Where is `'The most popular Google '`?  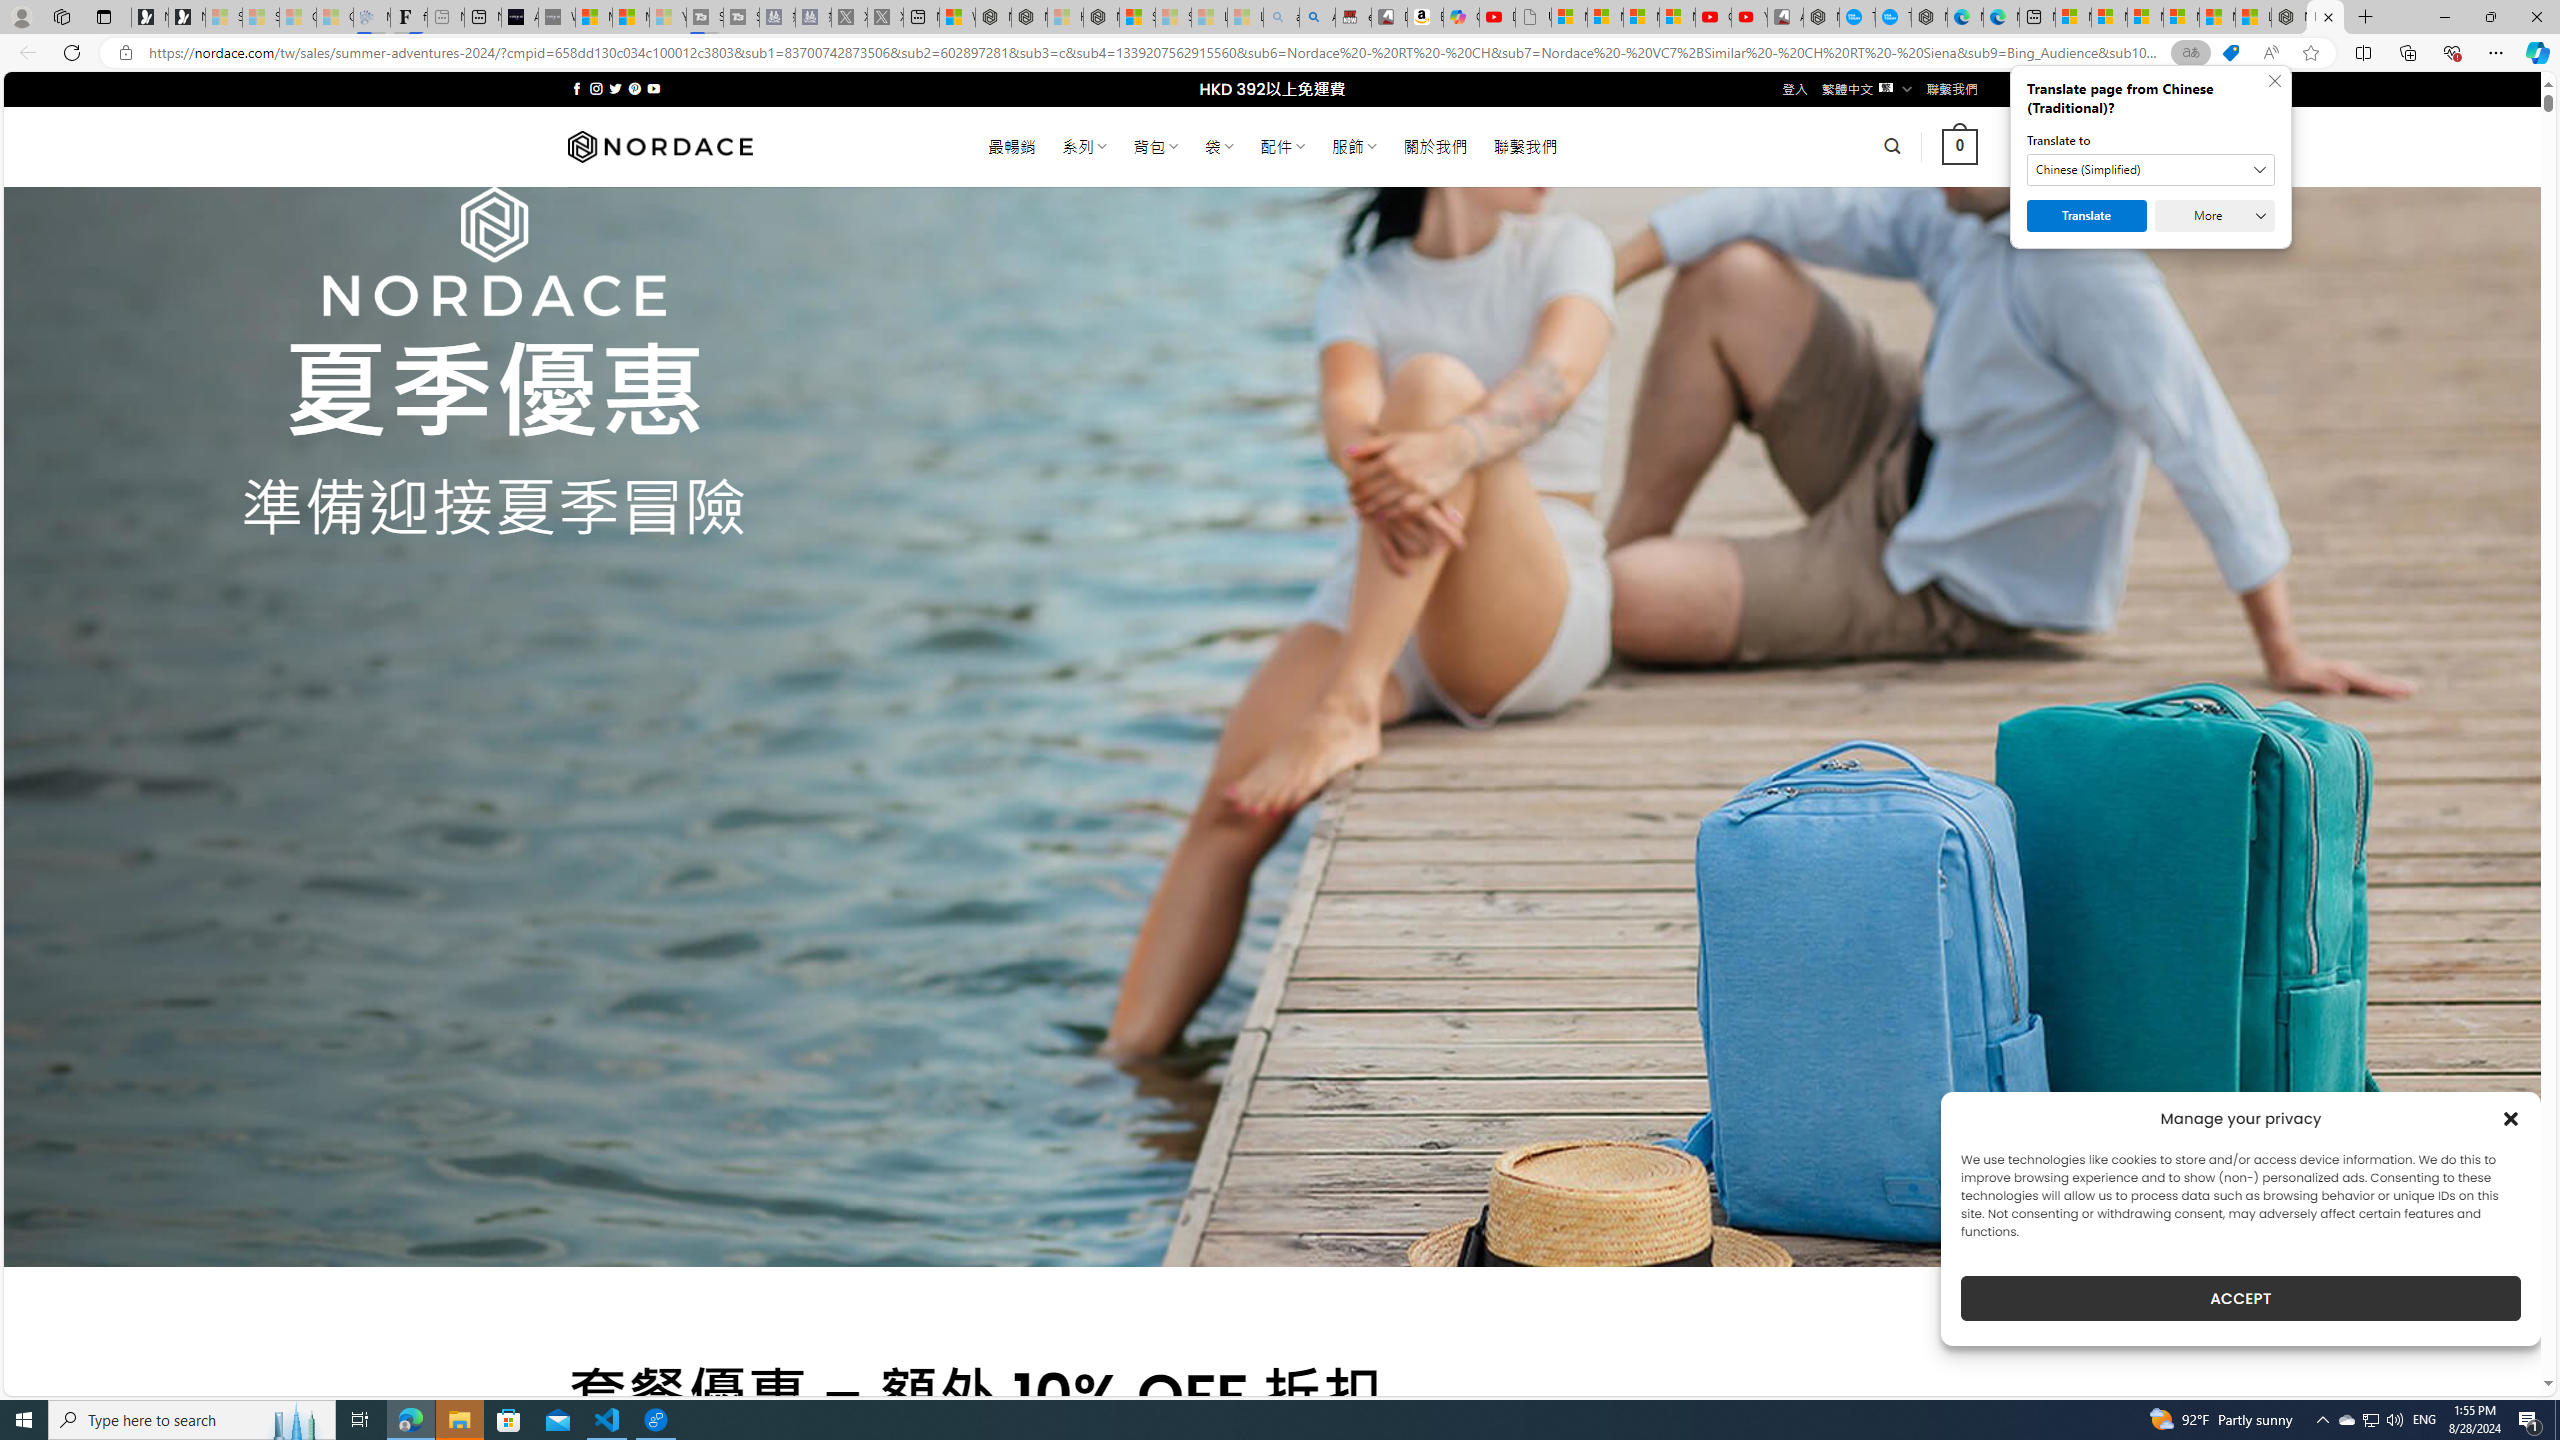 'The most popular Google ' is located at coordinates (1892, 16).